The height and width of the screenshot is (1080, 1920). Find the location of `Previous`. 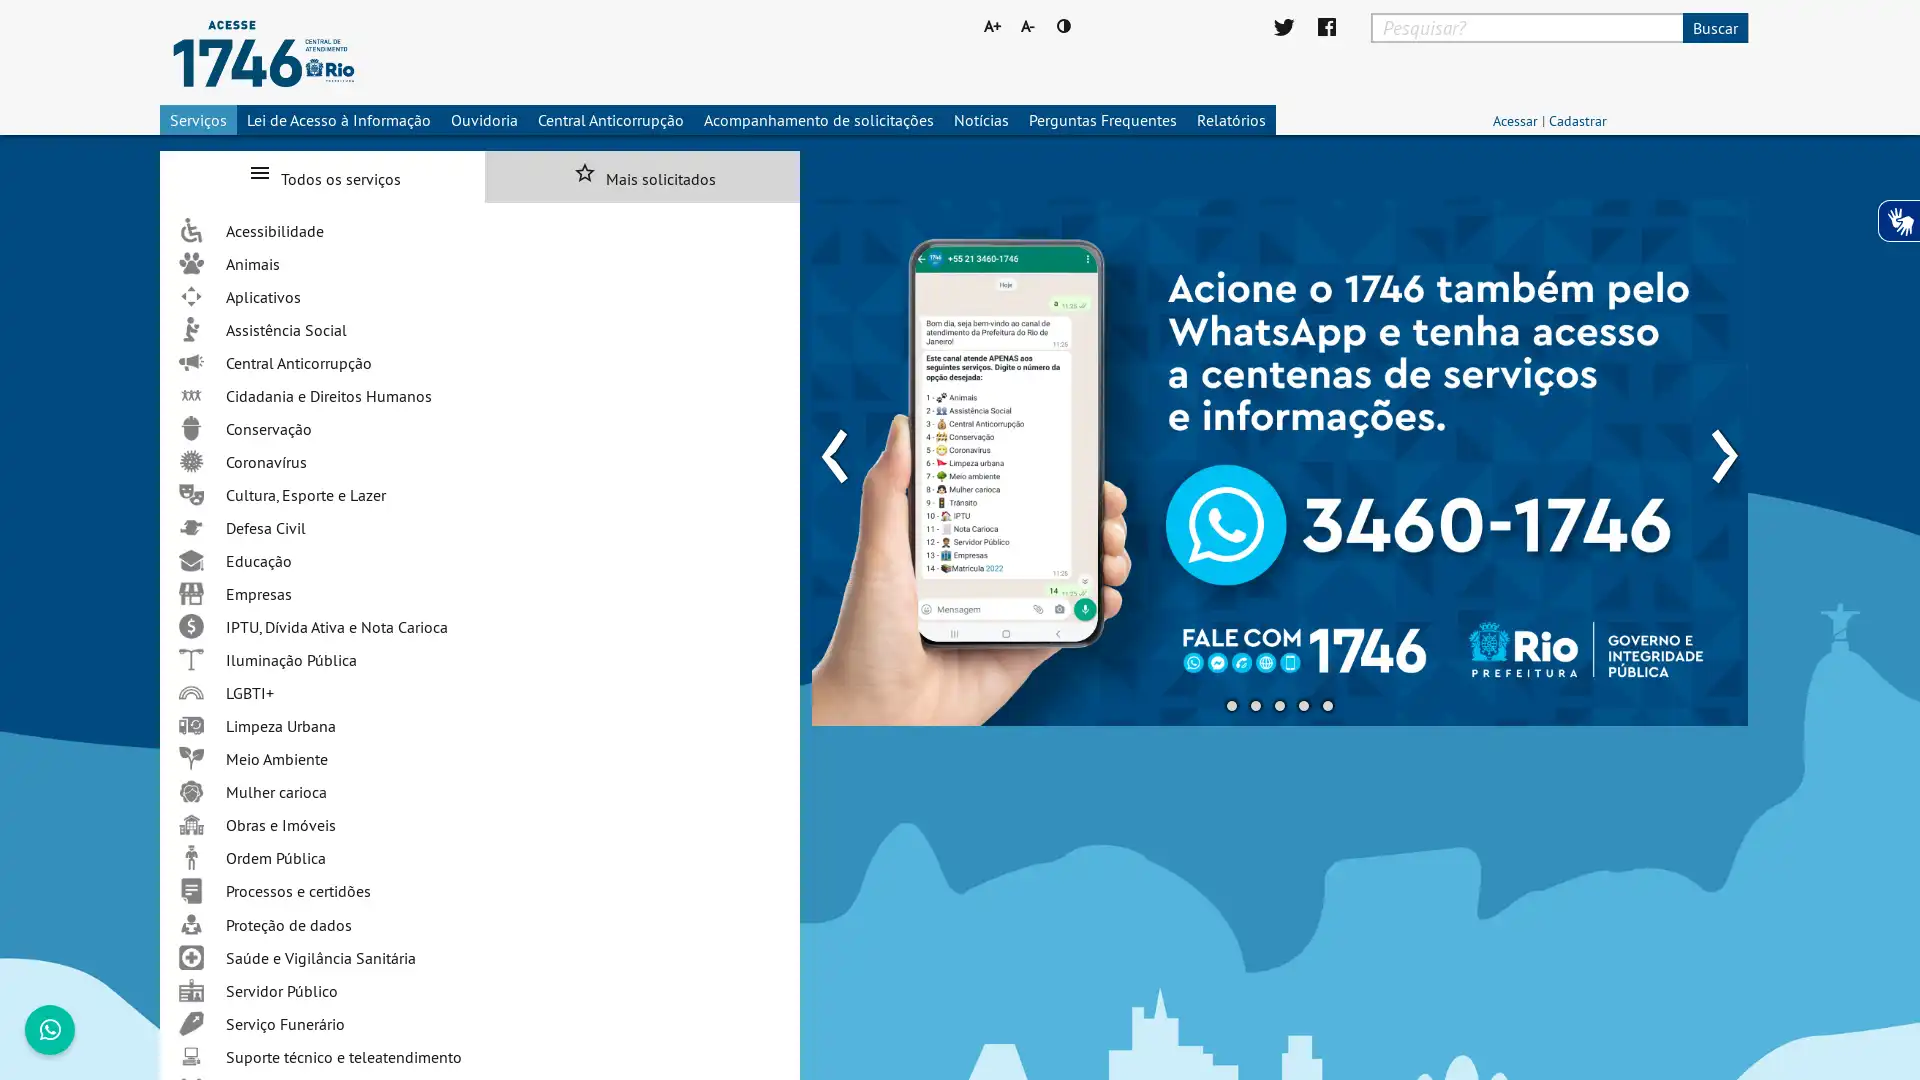

Previous is located at coordinates (834, 442).